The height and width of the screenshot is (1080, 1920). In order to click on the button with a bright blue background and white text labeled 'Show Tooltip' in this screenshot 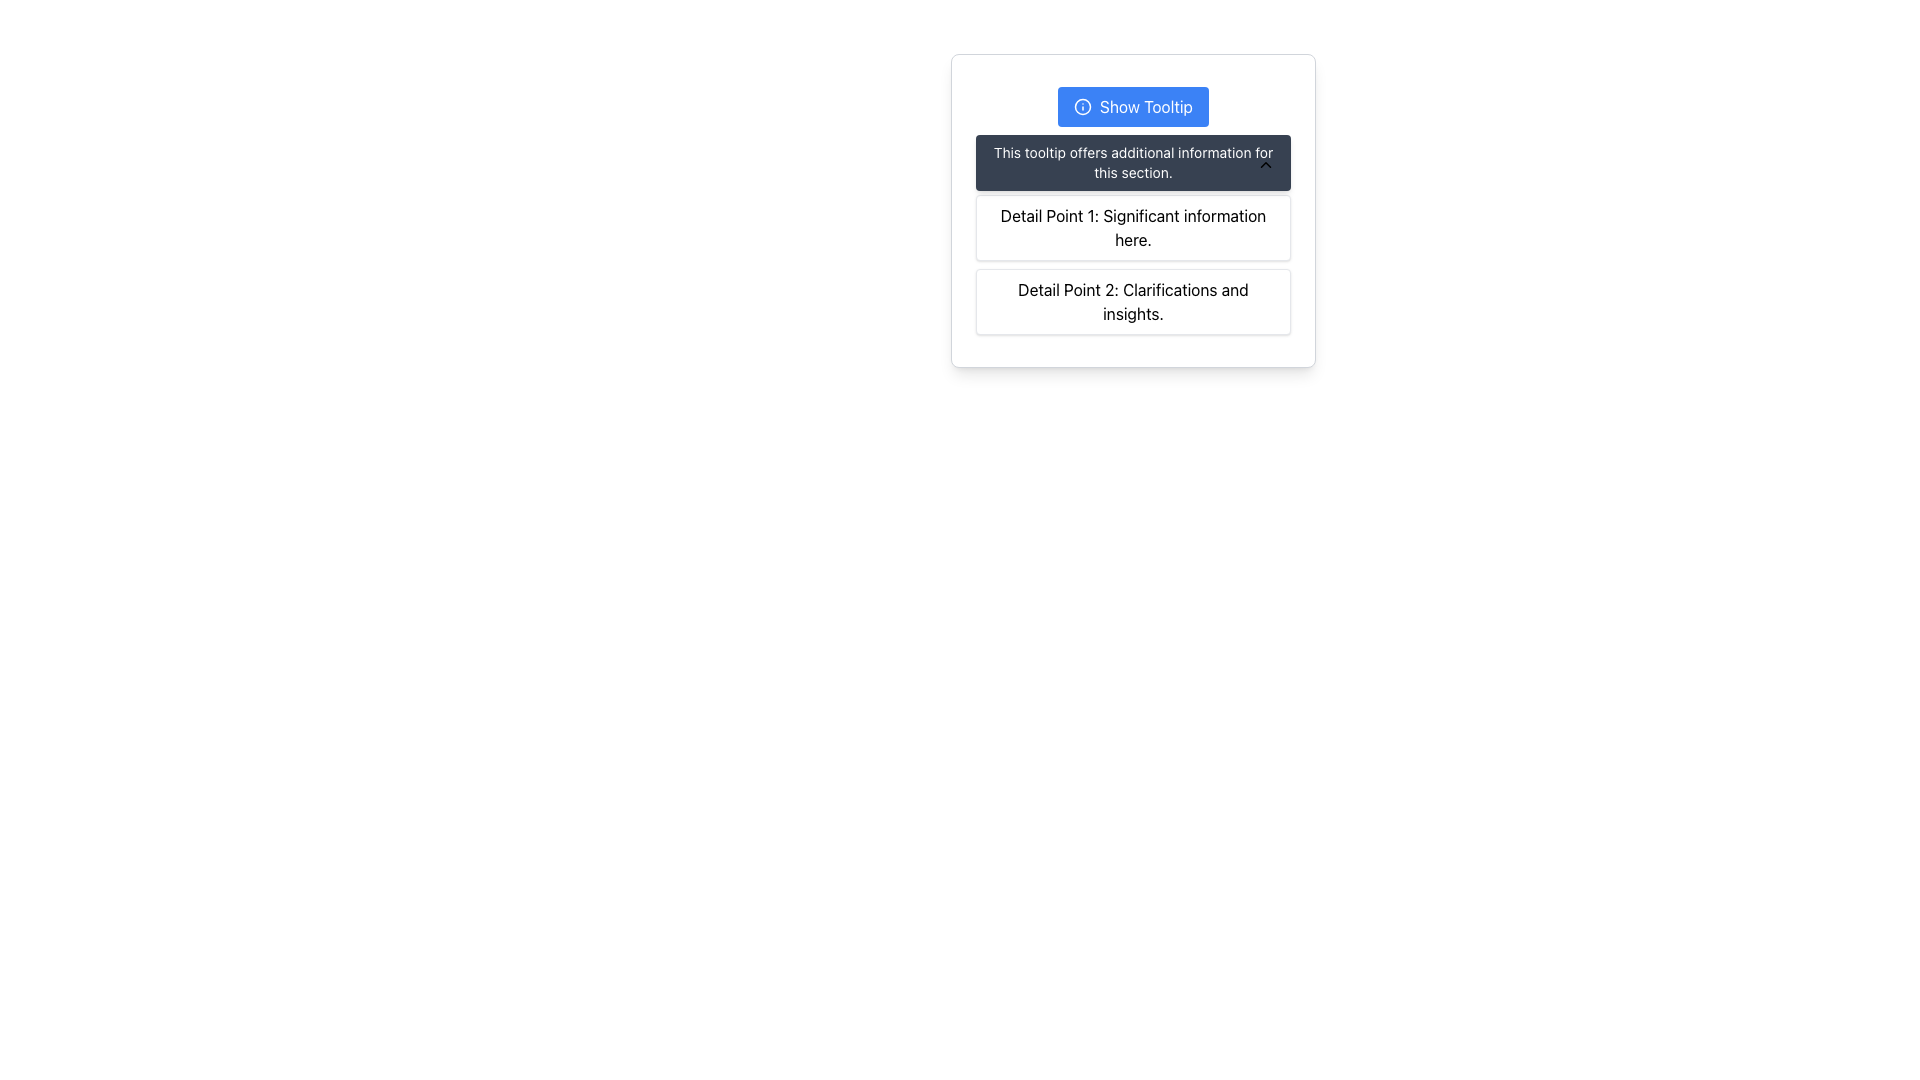, I will do `click(1133, 107)`.